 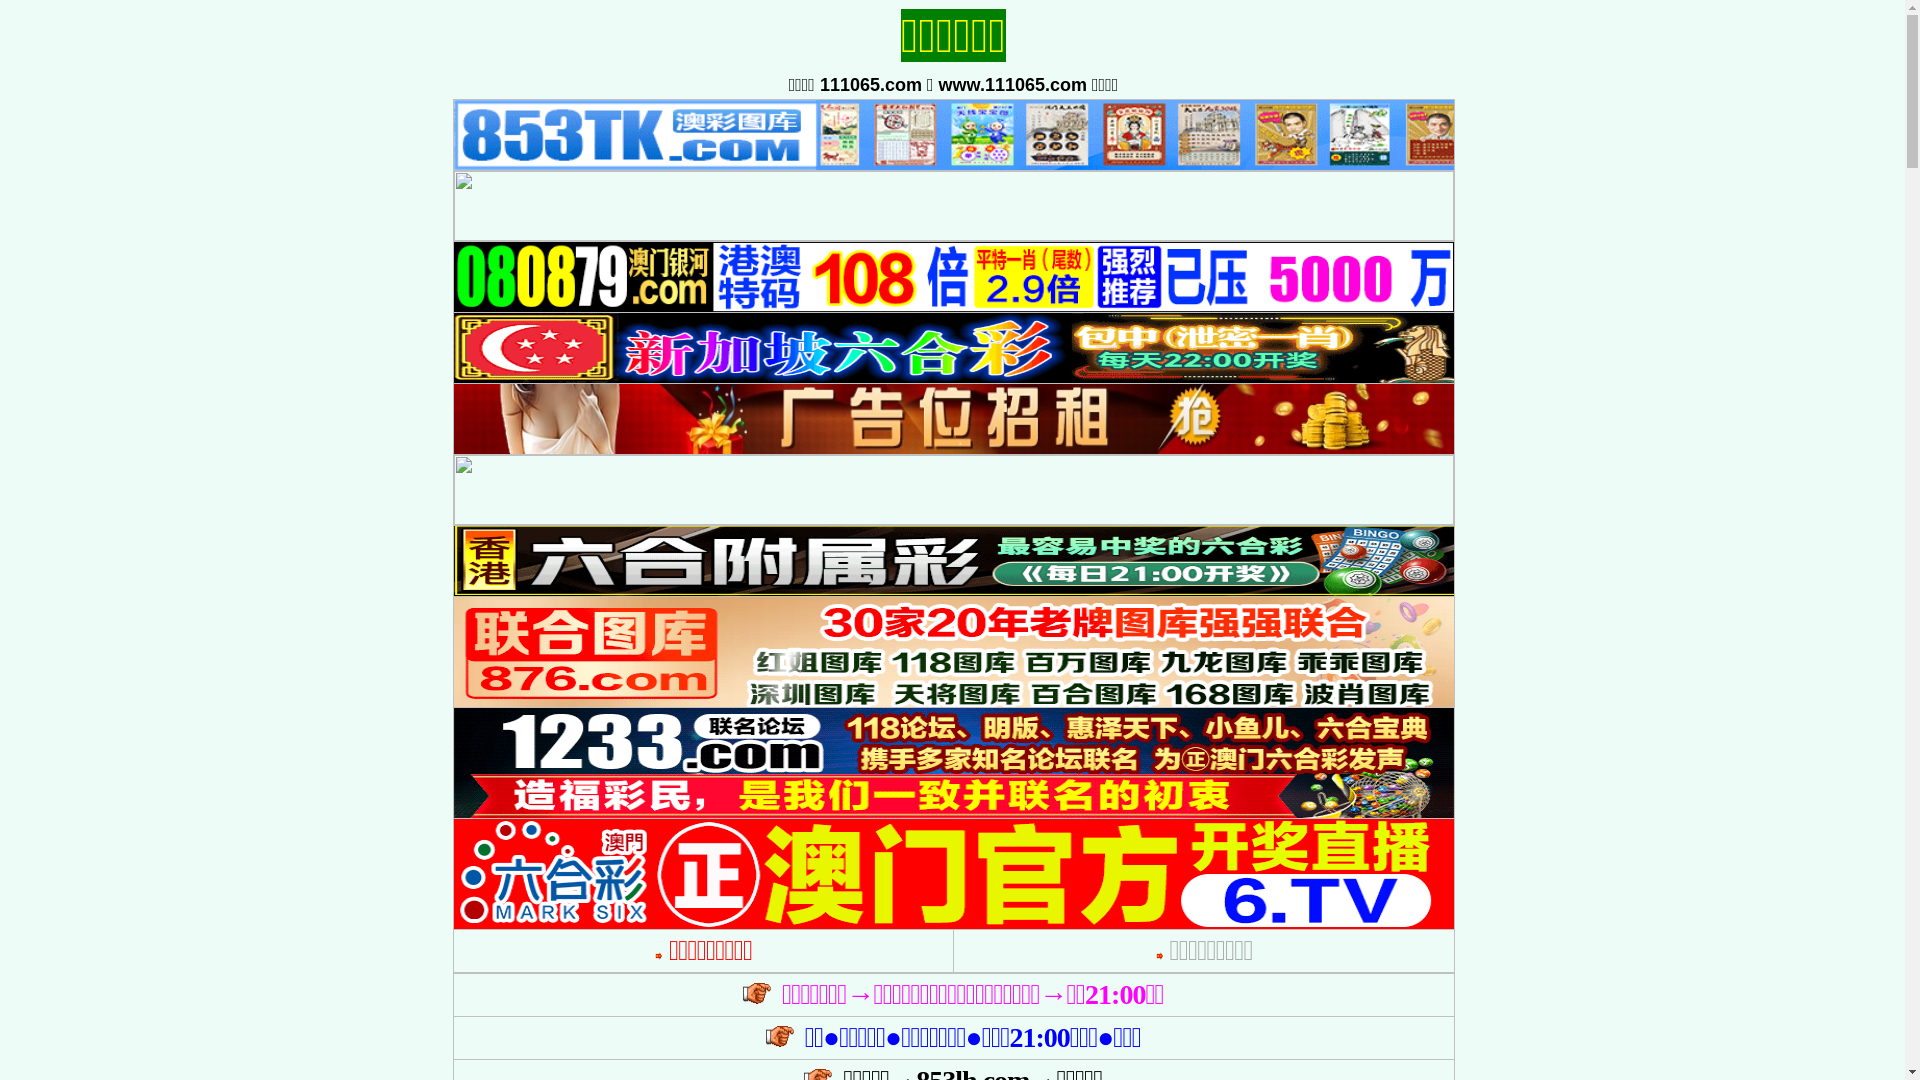 I want to click on '111065.com', so click(x=870, y=83).